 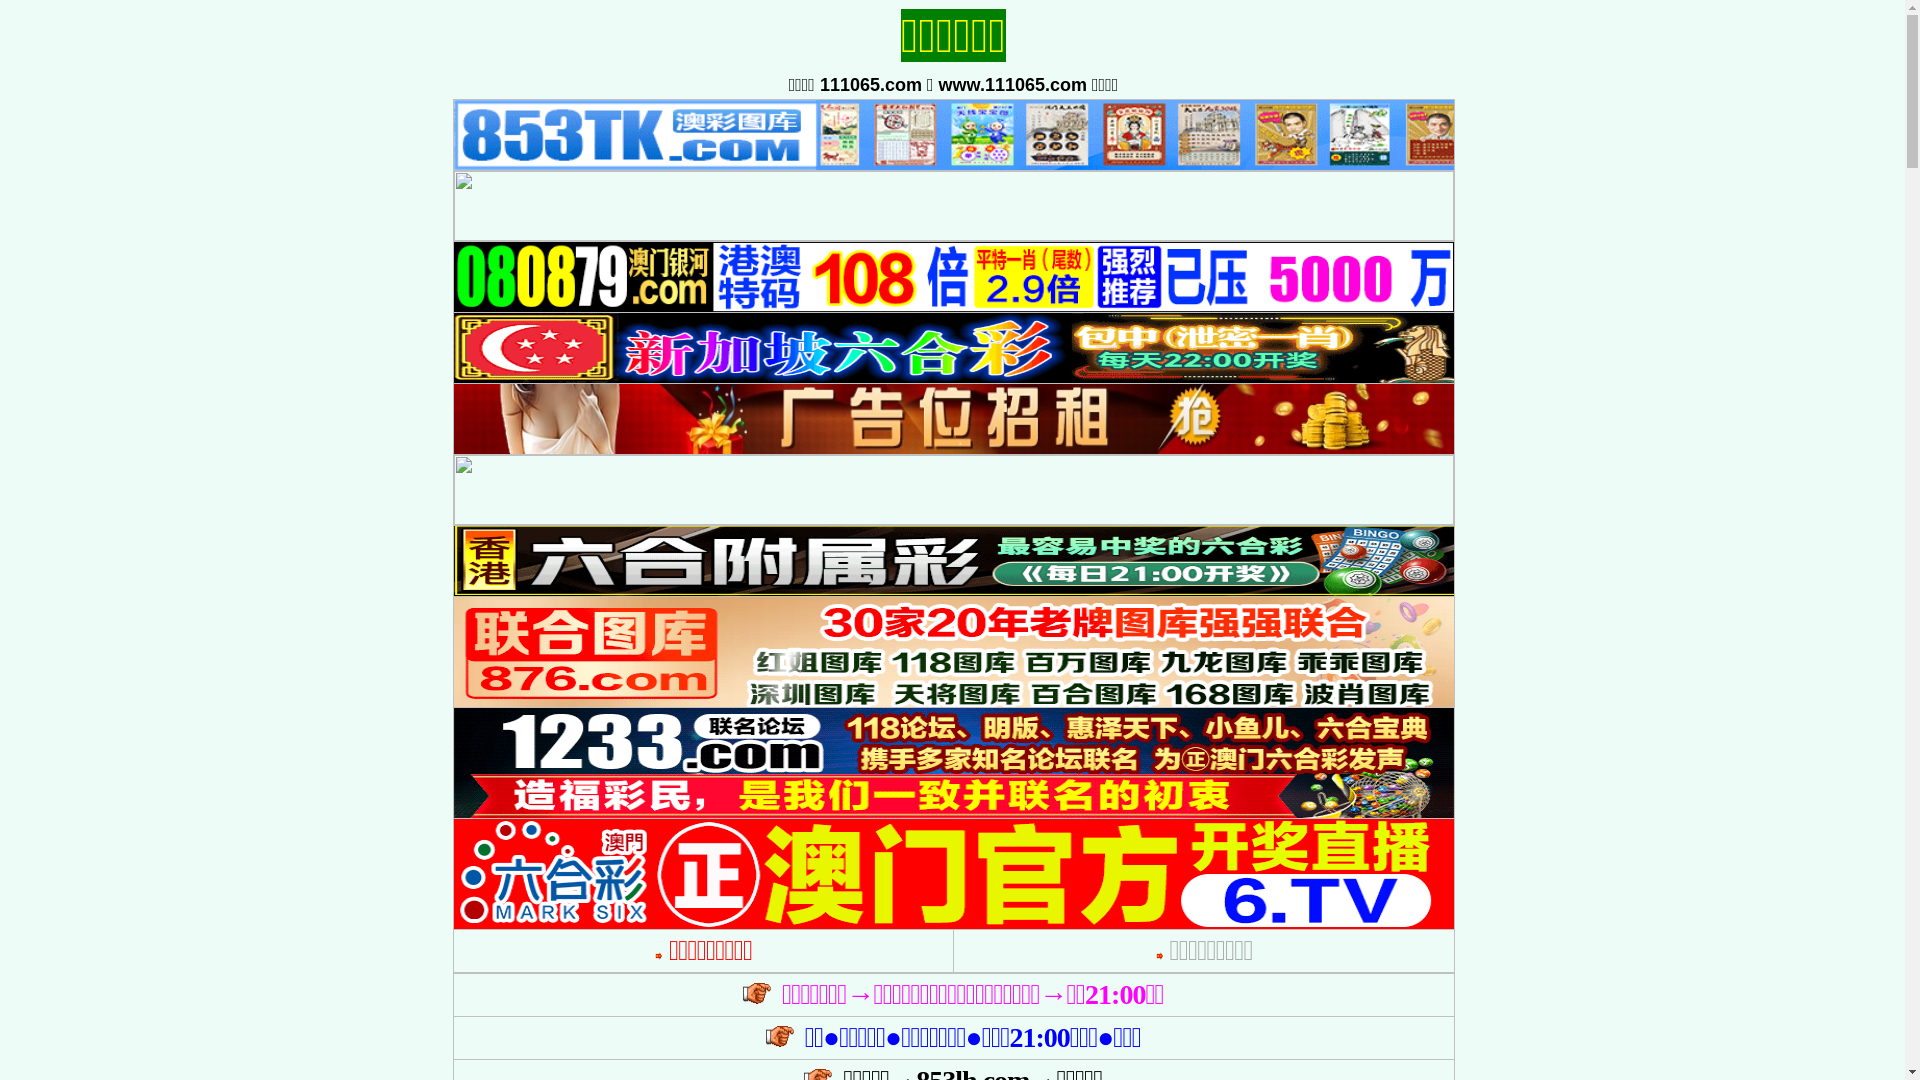 I want to click on '111065.com', so click(x=870, y=83).